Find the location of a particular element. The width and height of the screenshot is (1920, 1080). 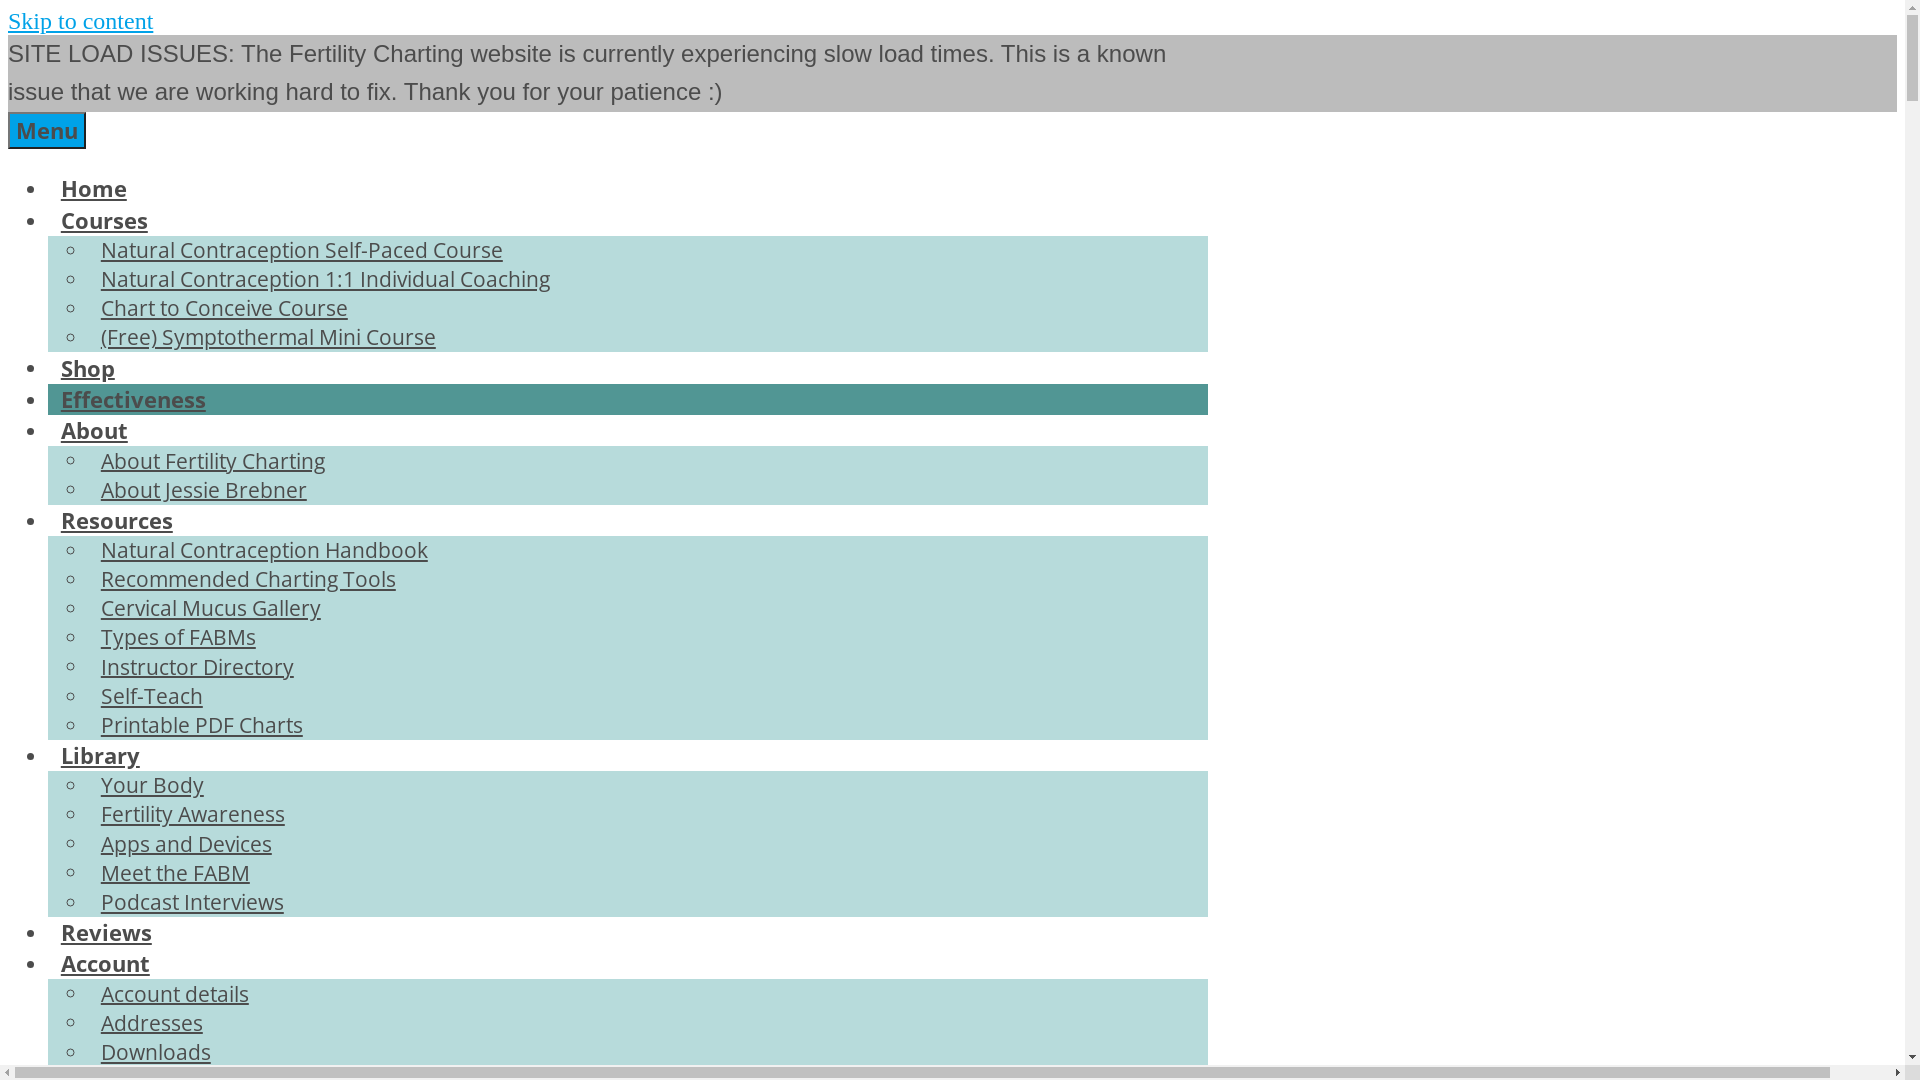

'Skip to content' is located at coordinates (80, 20).